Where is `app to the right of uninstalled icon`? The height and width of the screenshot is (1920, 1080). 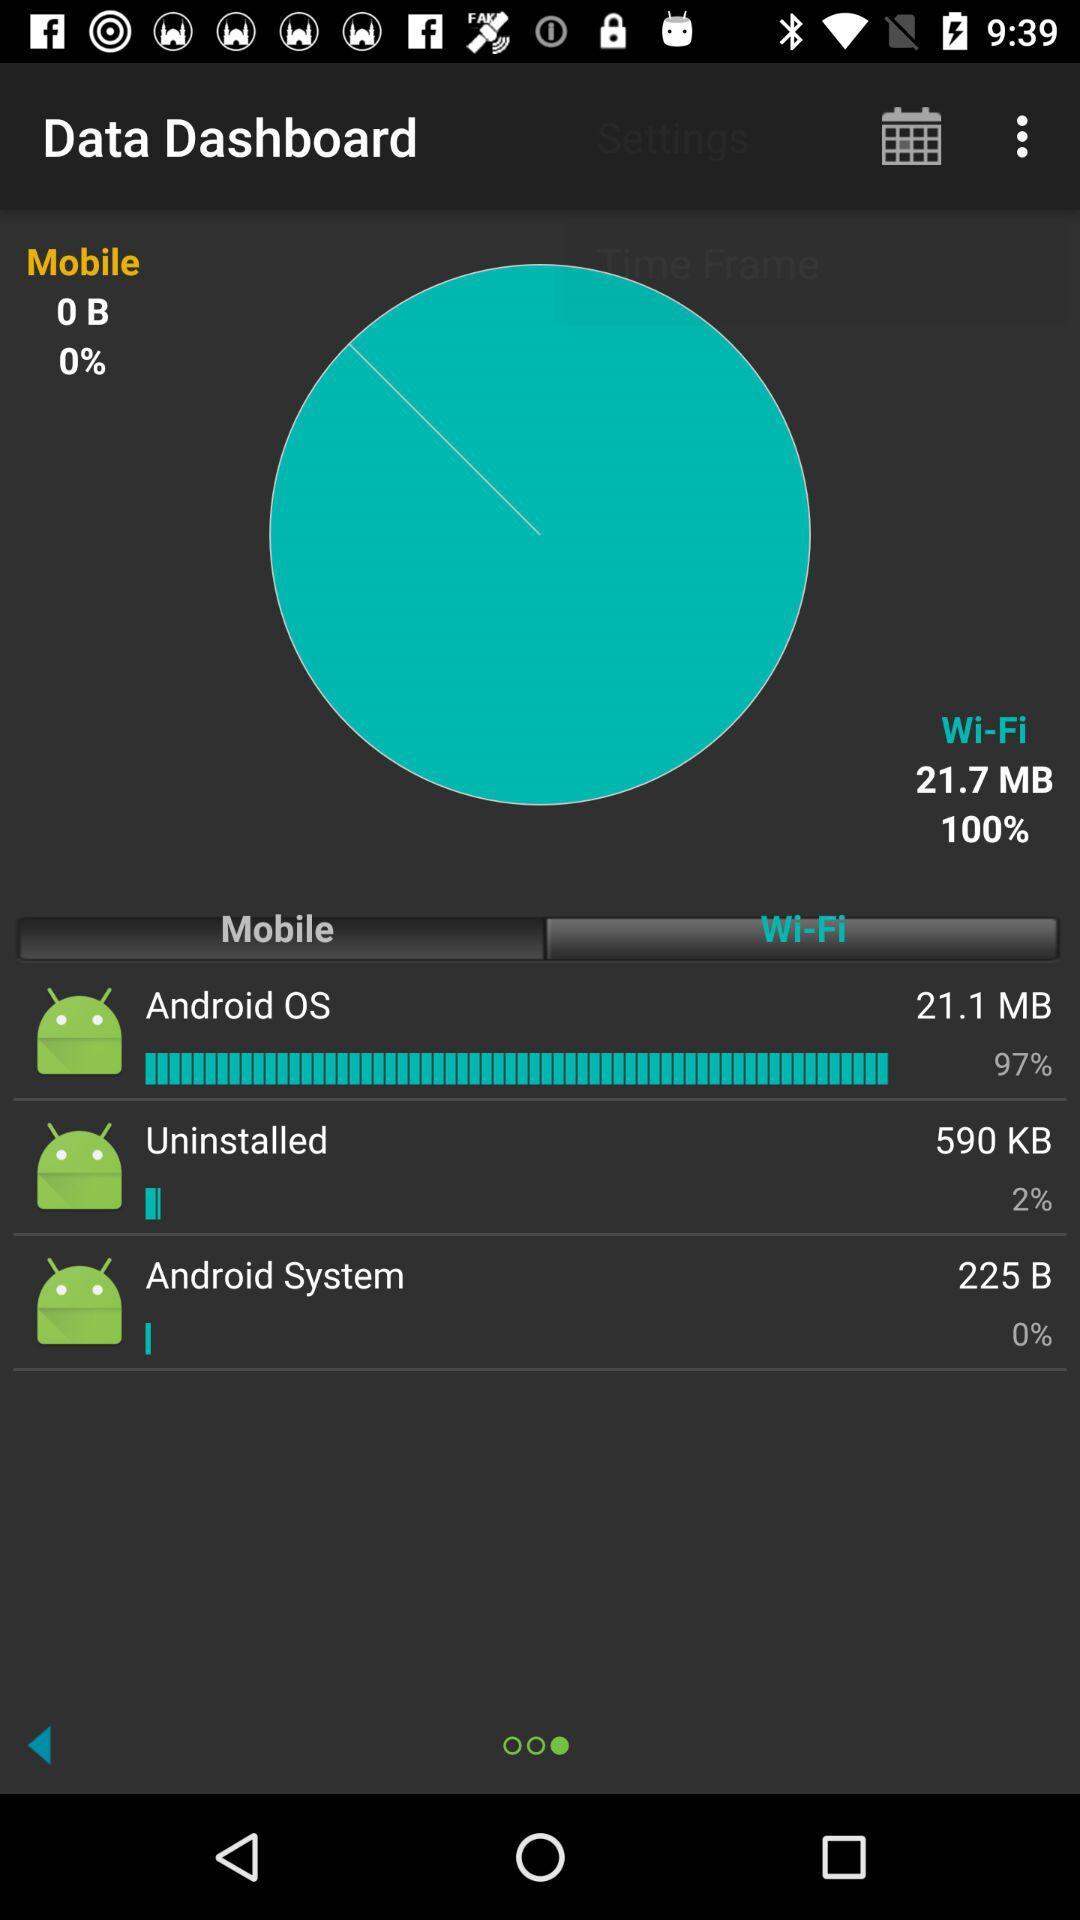 app to the right of uninstalled icon is located at coordinates (993, 1139).